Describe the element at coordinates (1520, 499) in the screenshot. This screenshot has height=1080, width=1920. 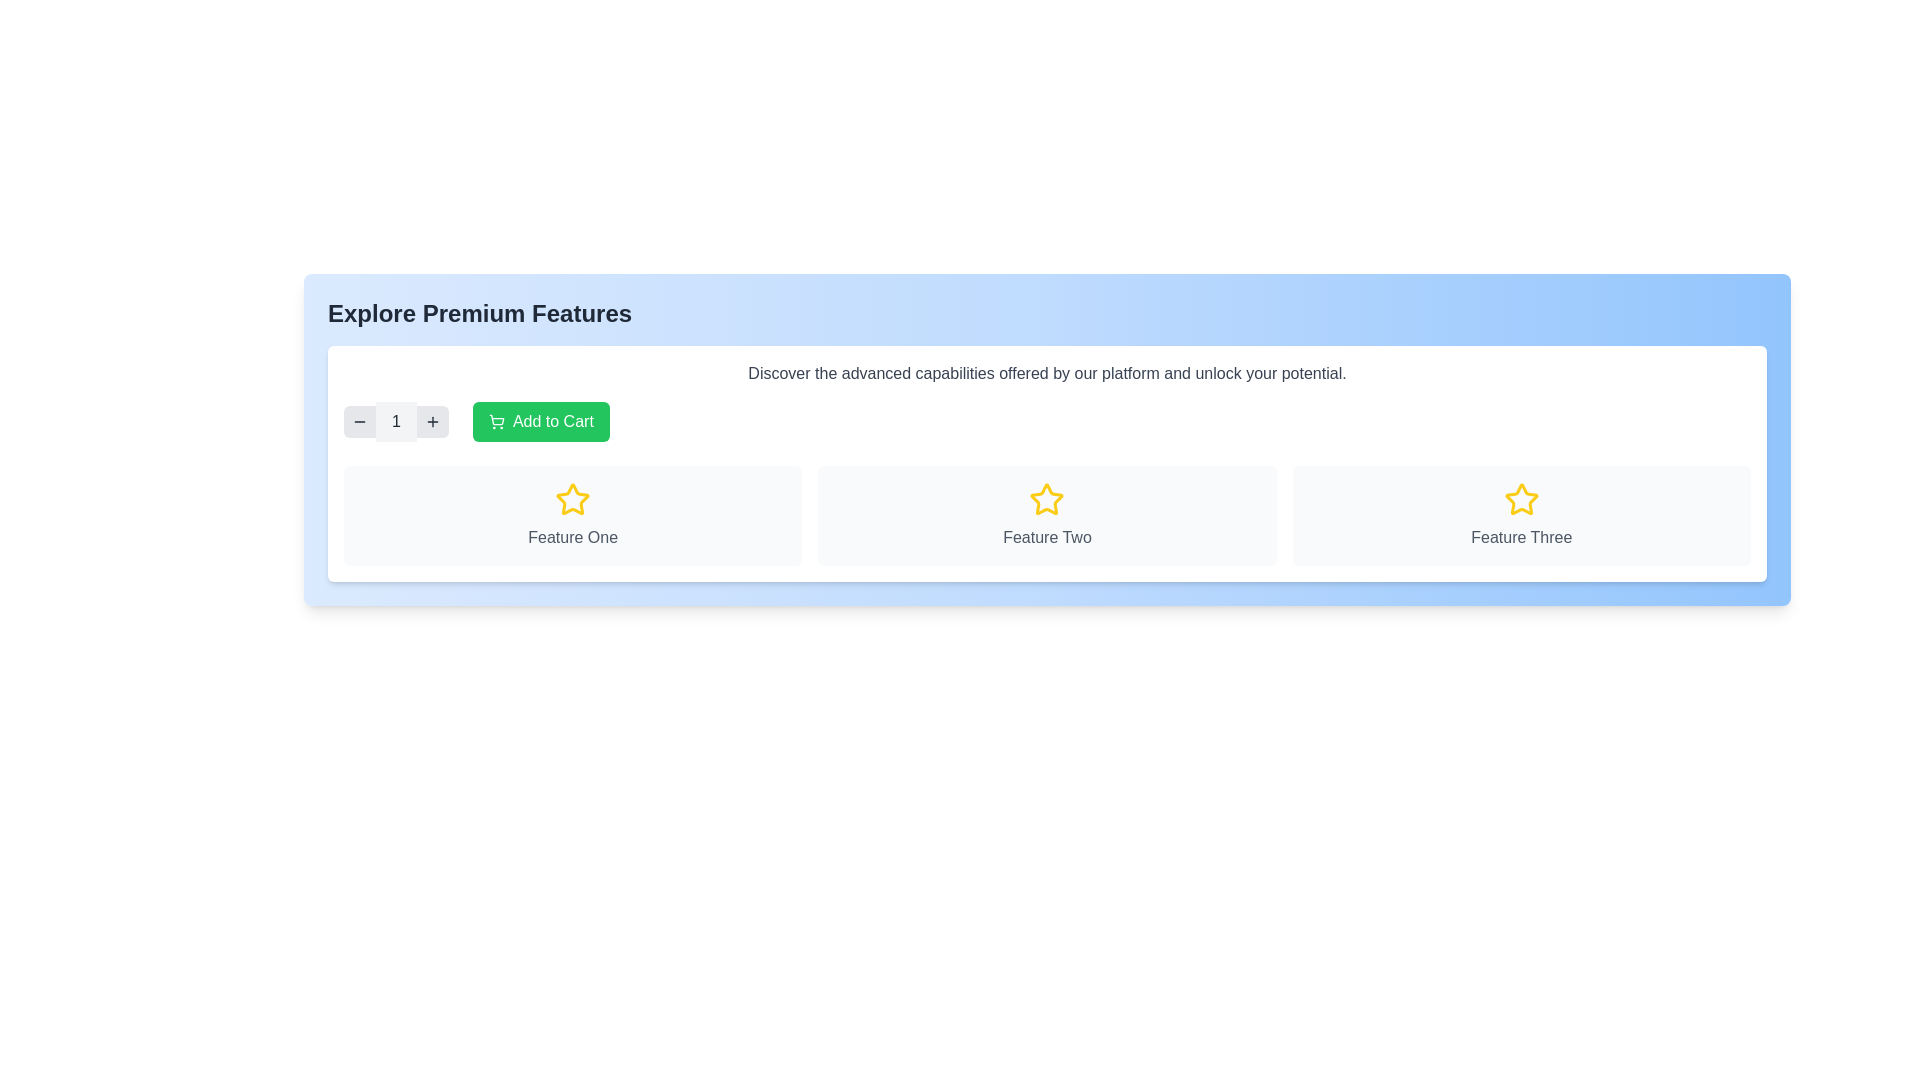
I see `the star-shaped icon outlined in bold yellow color` at that location.